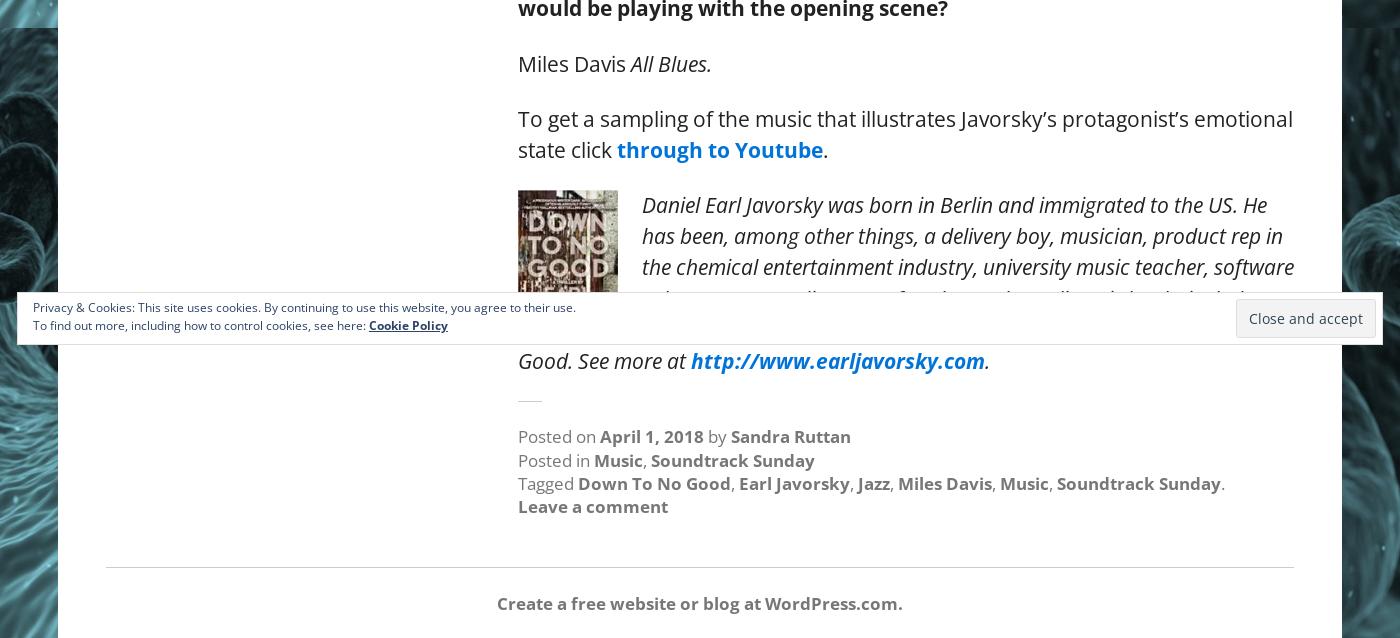 Image resolution: width=1400 pixels, height=638 pixels. Describe the element at coordinates (905, 282) in the screenshot. I see `'Daniel Earl Javorsky was born in Berlin and immigrated to the US. He has been, among other things, a delivery boy, musician, product rep in the chemical entertainment industry, university music teacher, software salesman, copy editor, proofreader, and novelist. His books include Down Solo and Trust Me, and a sequel to Down Solo called Down to No Good. See more at'` at that location.